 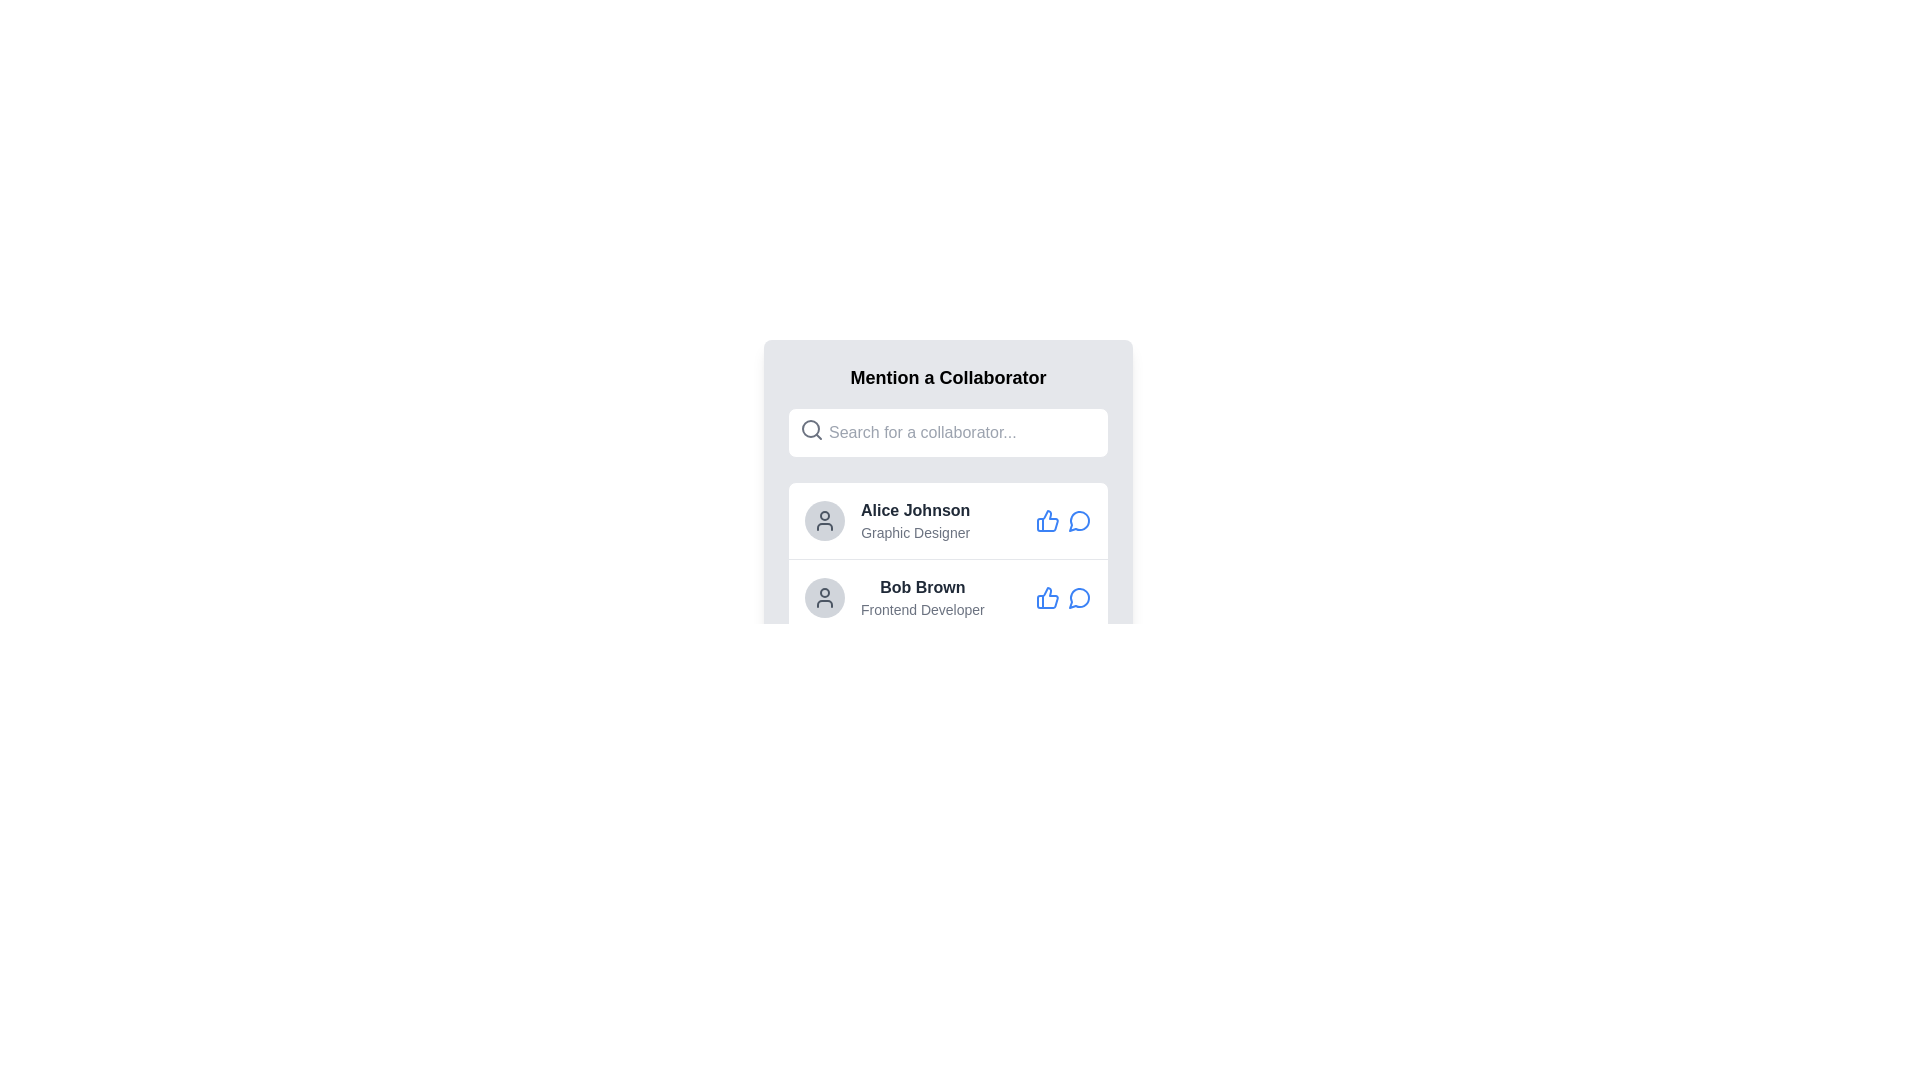 I want to click on the text label displaying 'Alice Johnson', so click(x=914, y=509).